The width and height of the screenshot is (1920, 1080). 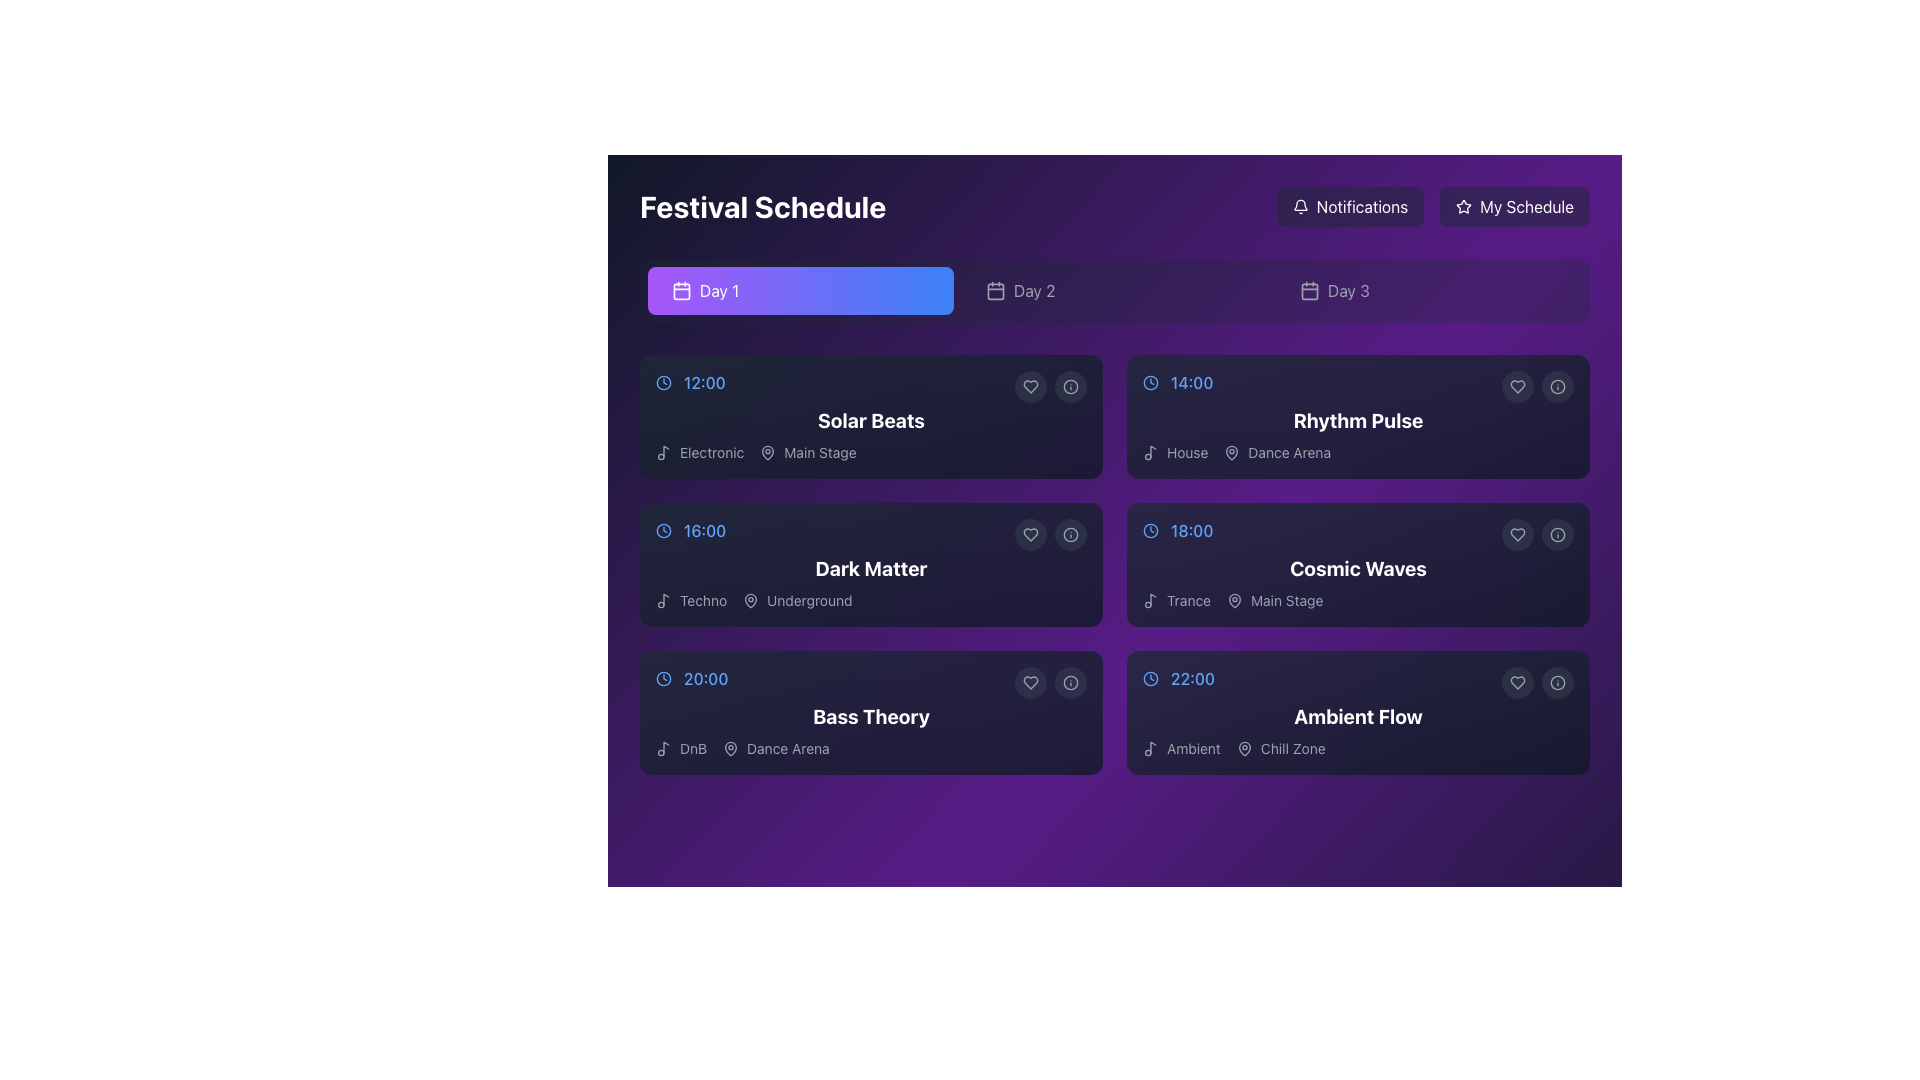 What do you see at coordinates (691, 600) in the screenshot?
I see `the 'Techno' genre text label with the music note icon located in the 'Dark Matter' event details` at bounding box center [691, 600].